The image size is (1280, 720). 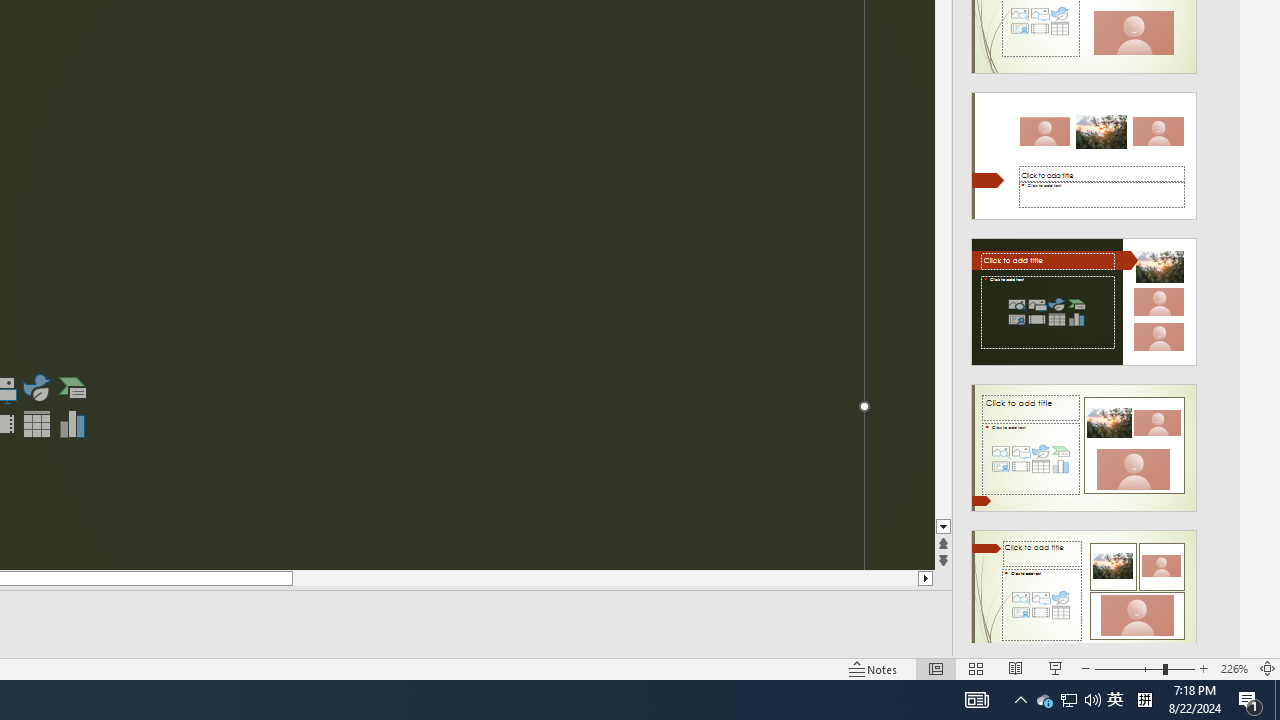 What do you see at coordinates (73, 423) in the screenshot?
I see `'Insert Chart'` at bounding box center [73, 423].